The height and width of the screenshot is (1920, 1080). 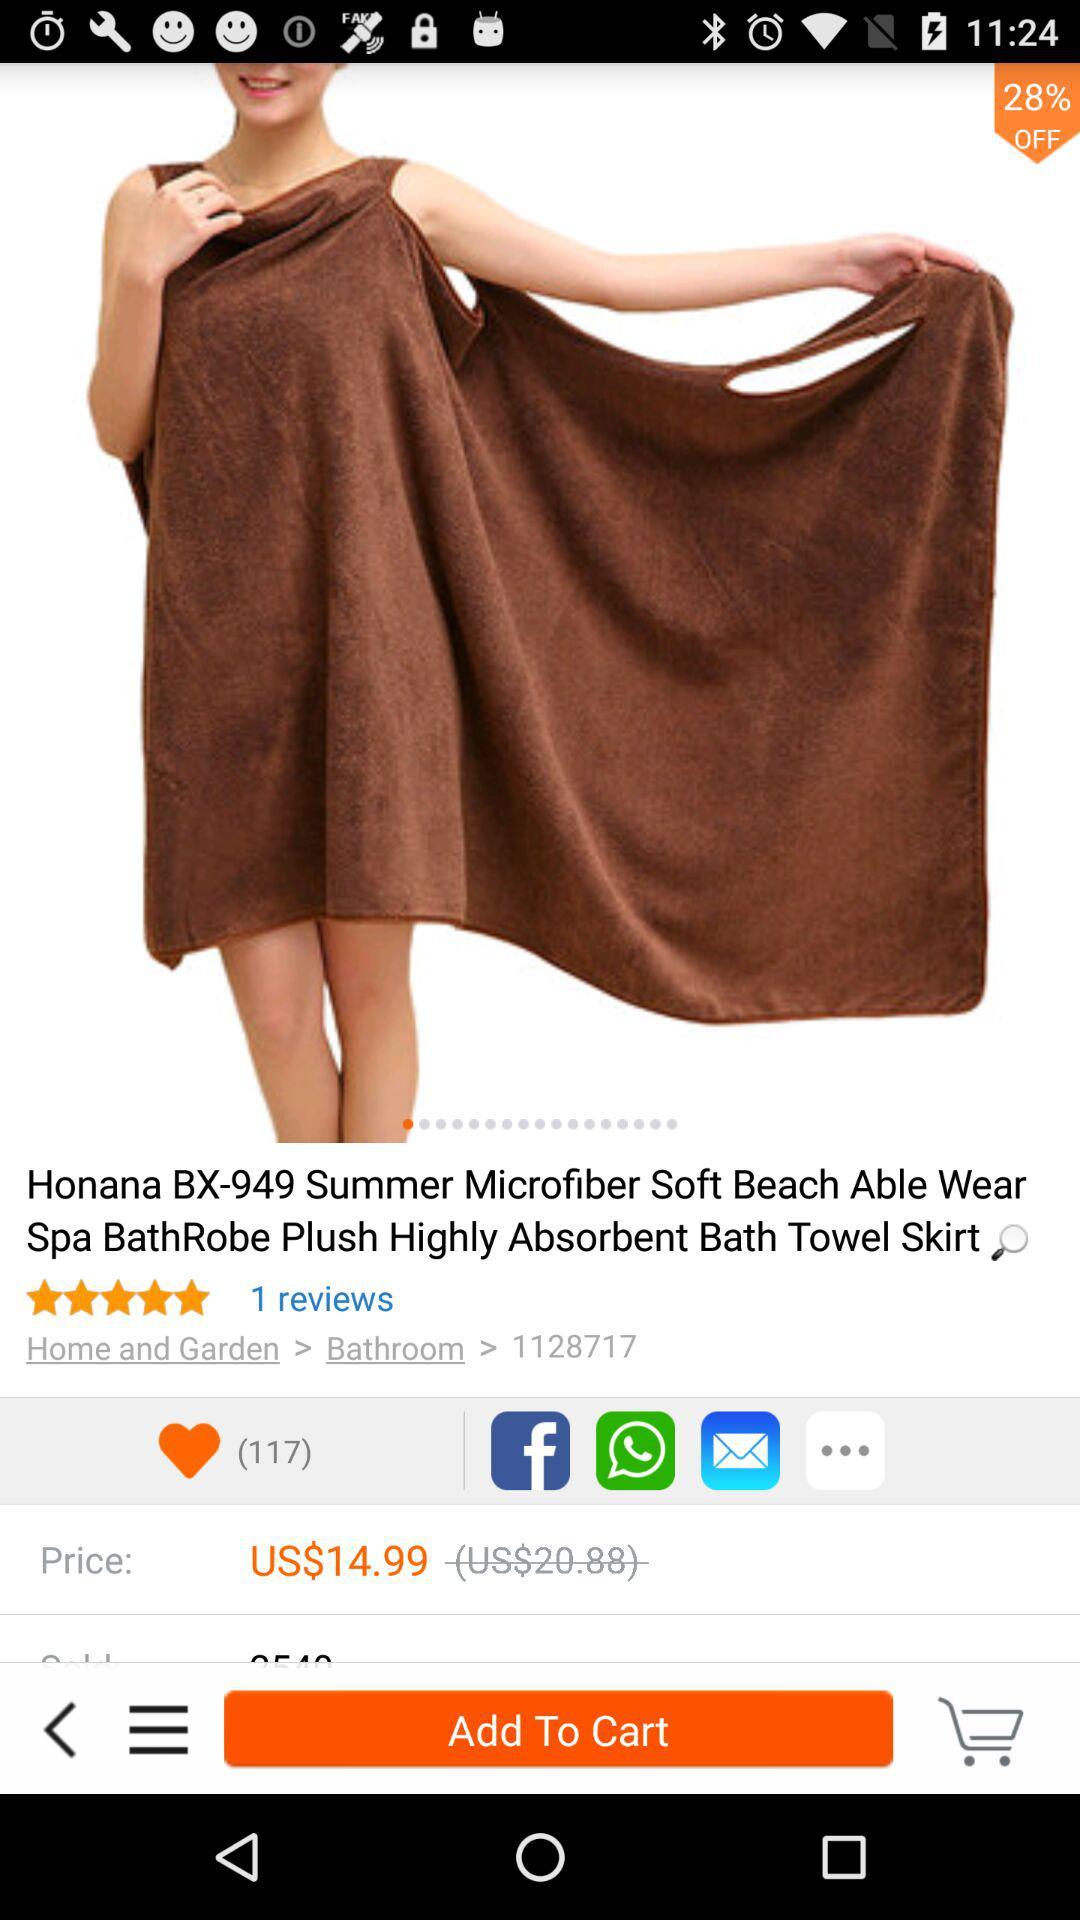 I want to click on product image, so click(x=573, y=1124).